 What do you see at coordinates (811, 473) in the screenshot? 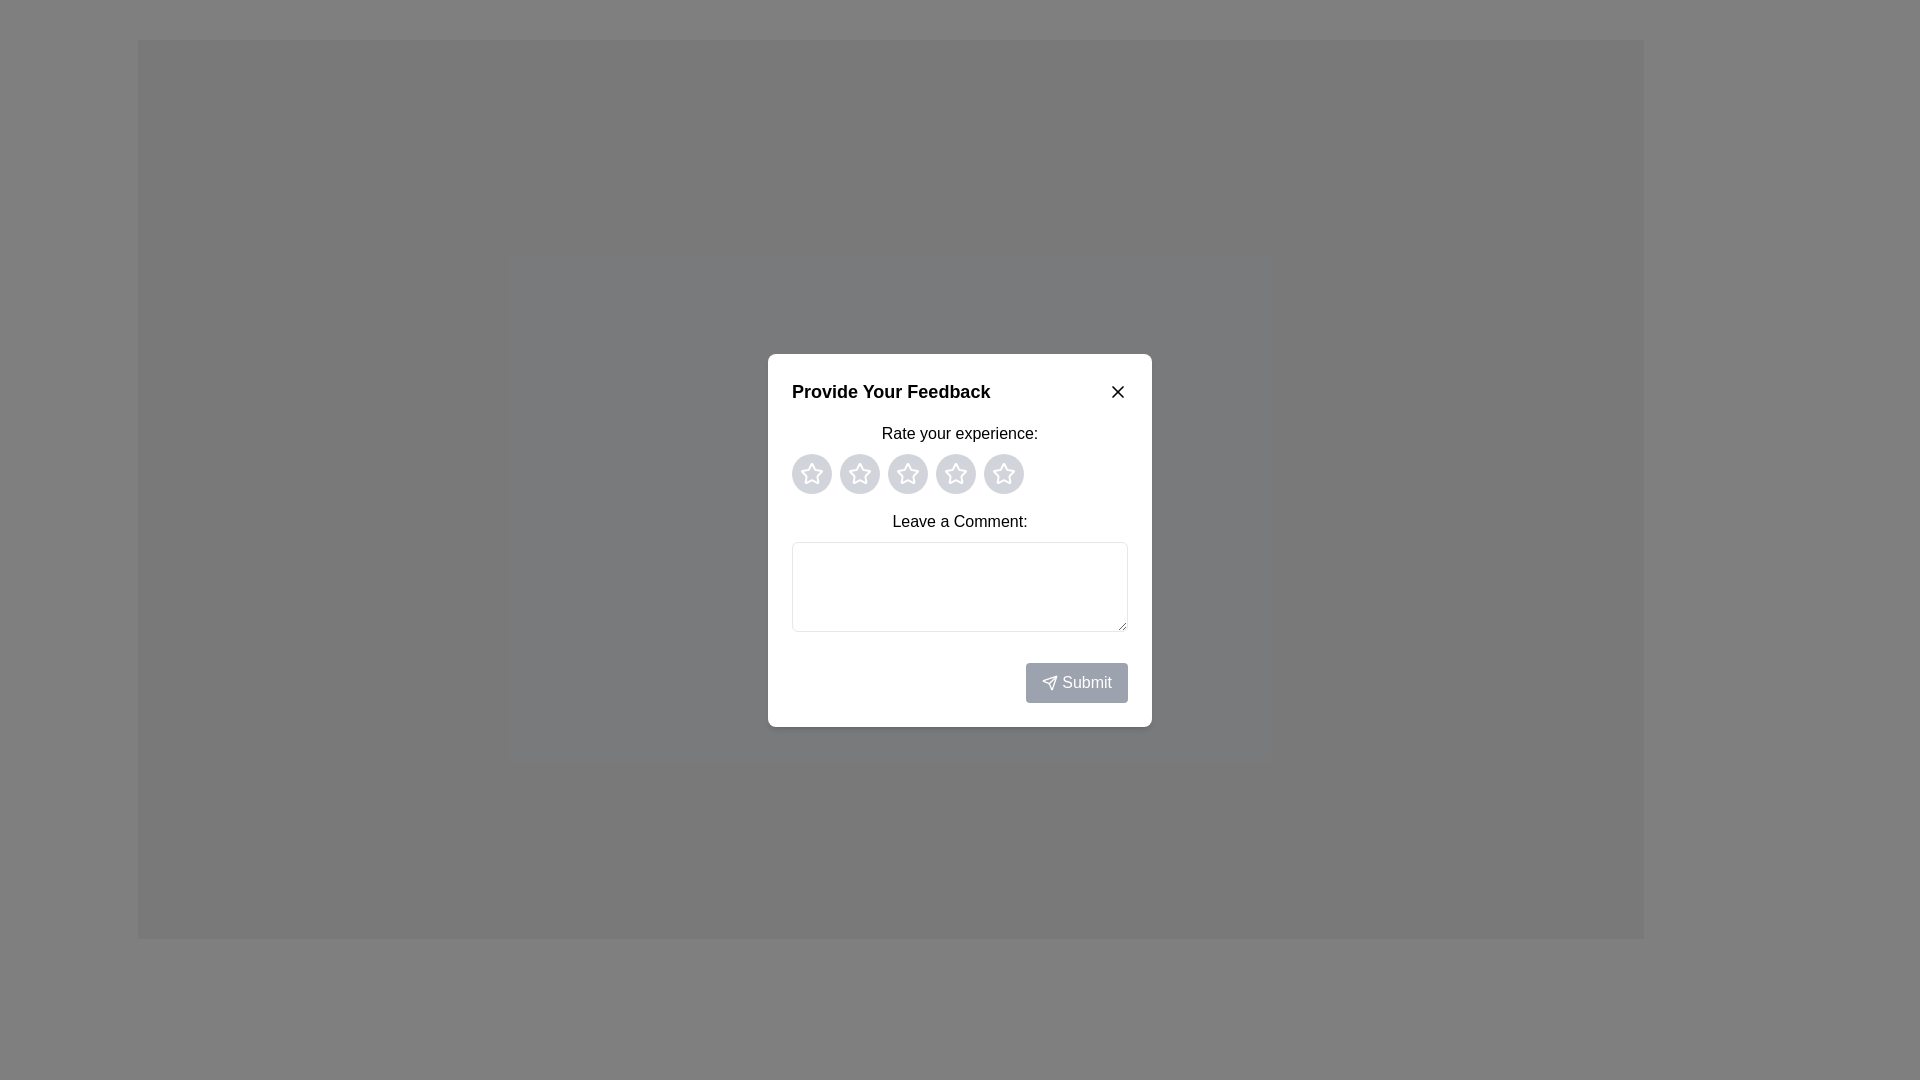
I see `the first star icon` at bounding box center [811, 473].